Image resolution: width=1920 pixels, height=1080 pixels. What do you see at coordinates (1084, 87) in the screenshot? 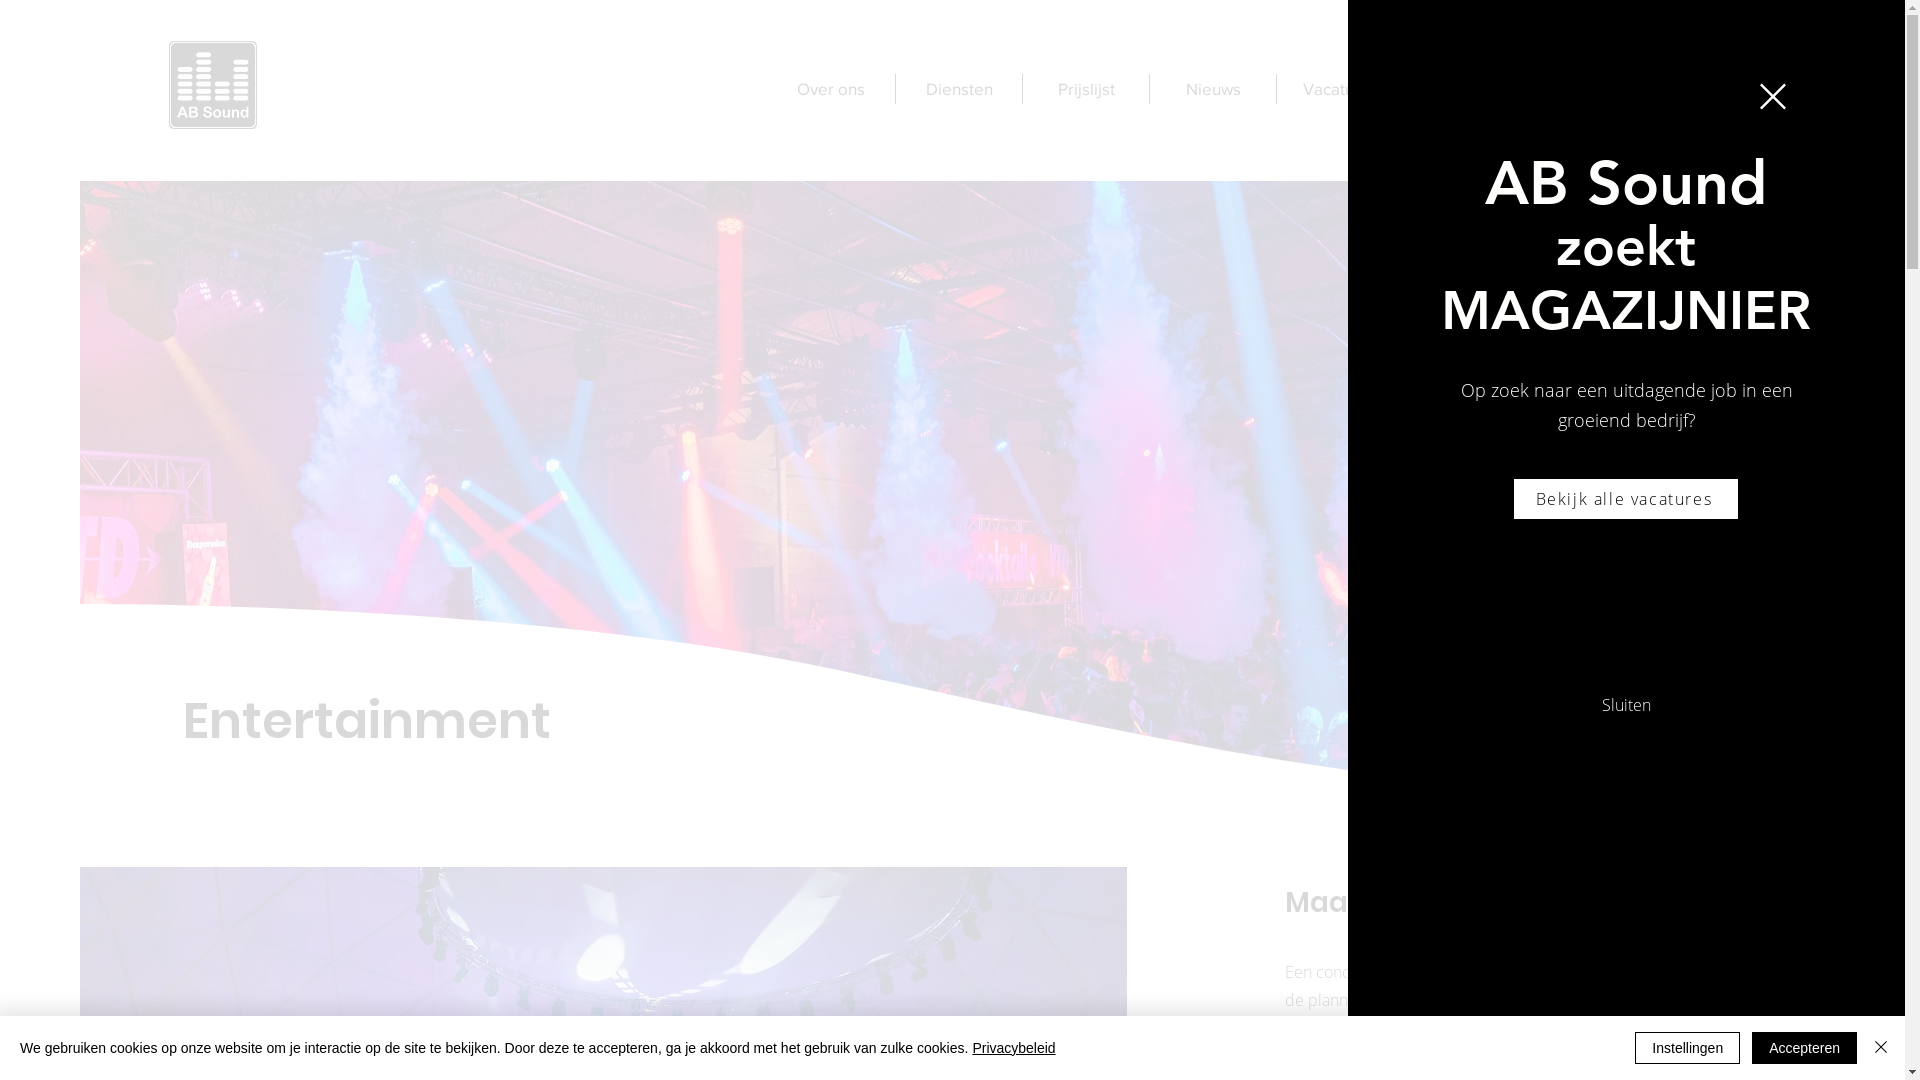
I see `'Prijslijst'` at bounding box center [1084, 87].